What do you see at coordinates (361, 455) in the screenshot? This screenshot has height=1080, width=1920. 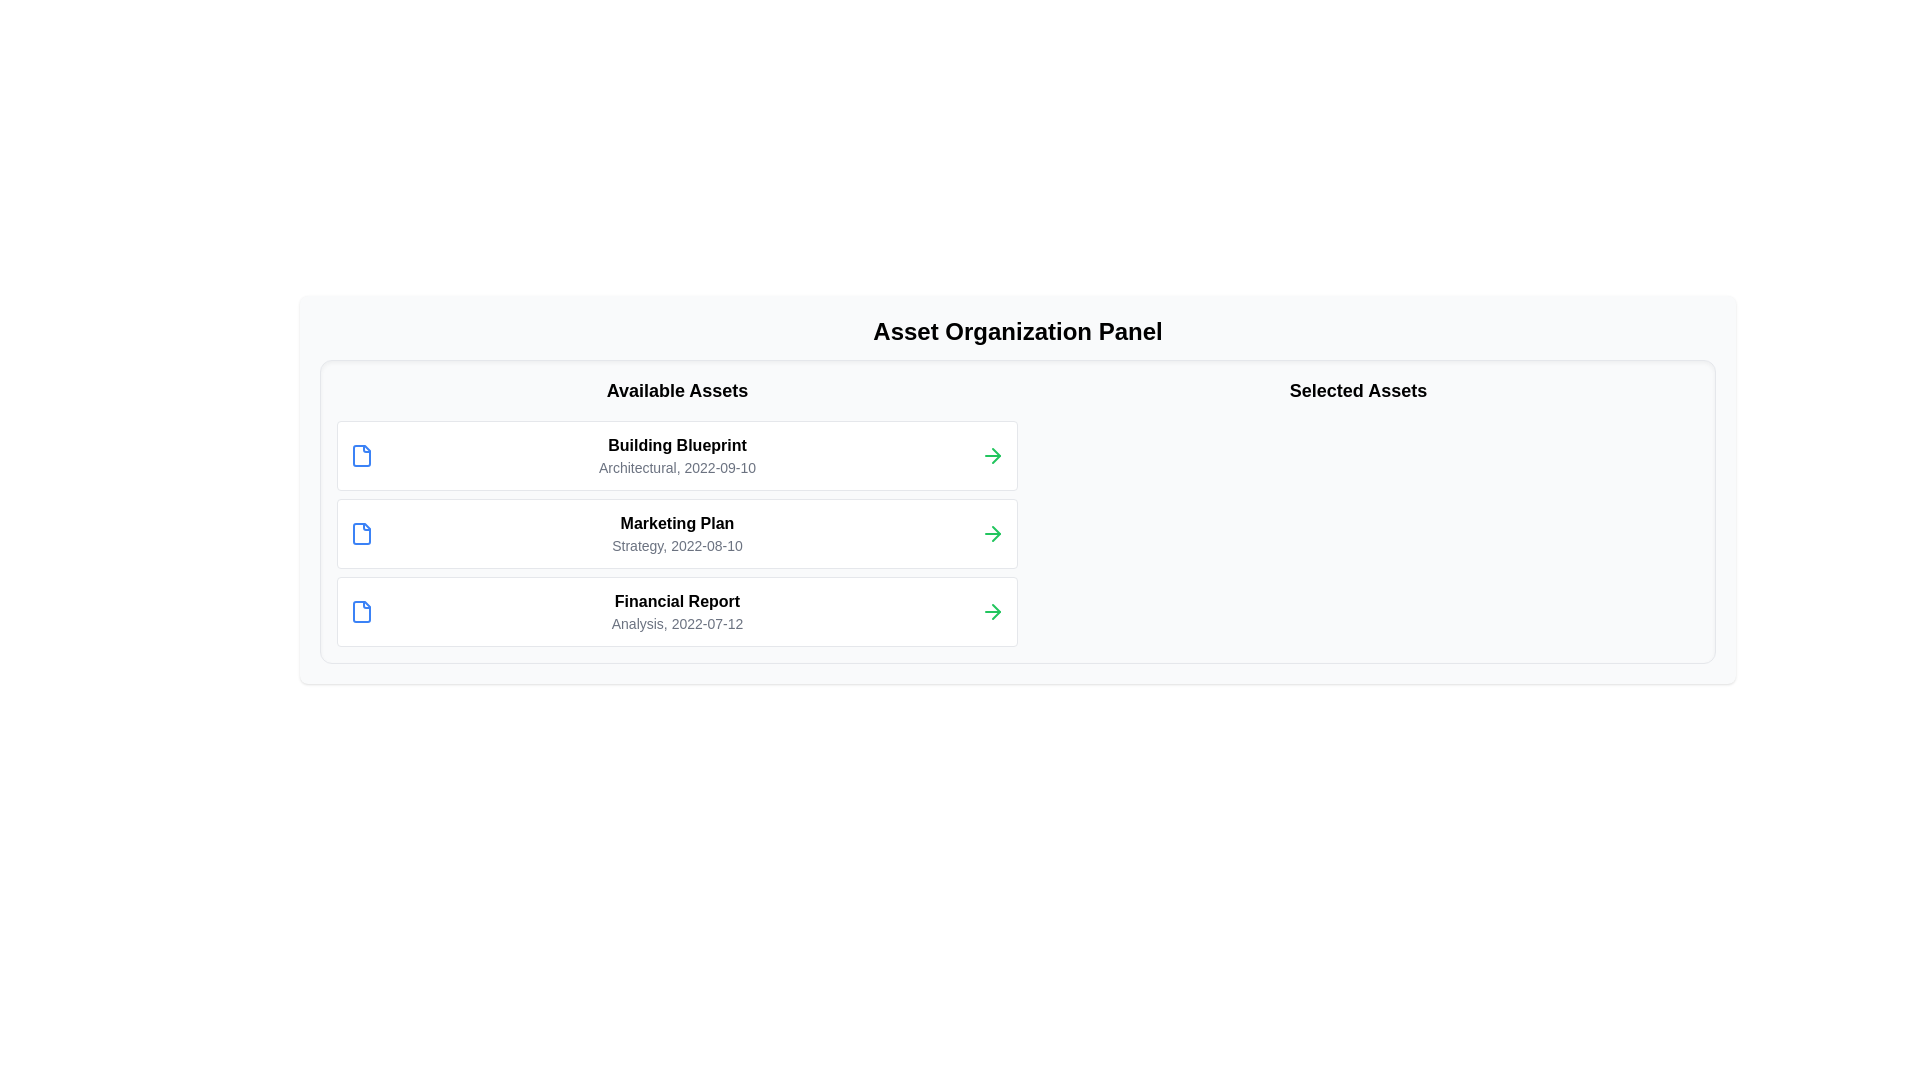 I see `the first icon representing the 'Building Blueprint' document in the 'Available Assets' section` at bounding box center [361, 455].